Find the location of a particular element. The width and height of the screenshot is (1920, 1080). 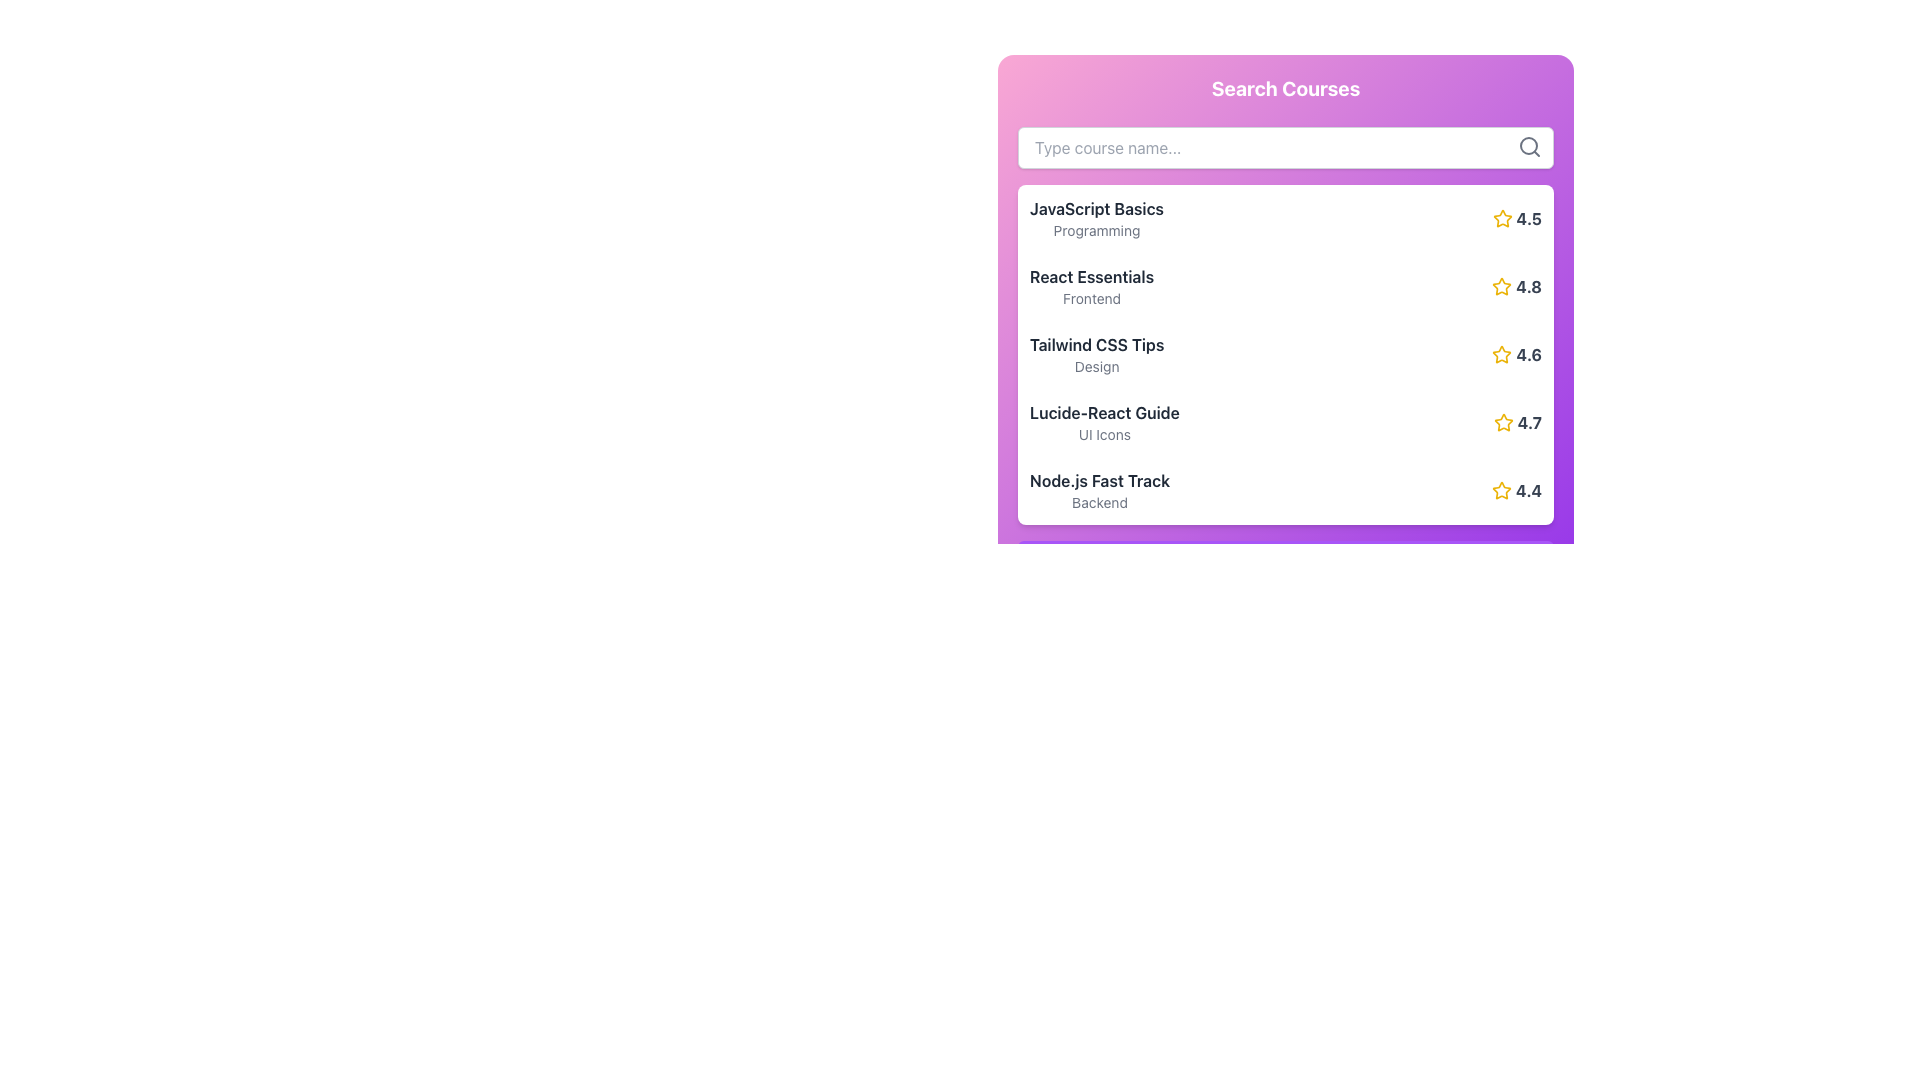

the bold numerical text label '4.8' displayed in dark gray font, which is positioned to the right of the 'React Essentials' item and follows the rating star icon is located at coordinates (1528, 286).